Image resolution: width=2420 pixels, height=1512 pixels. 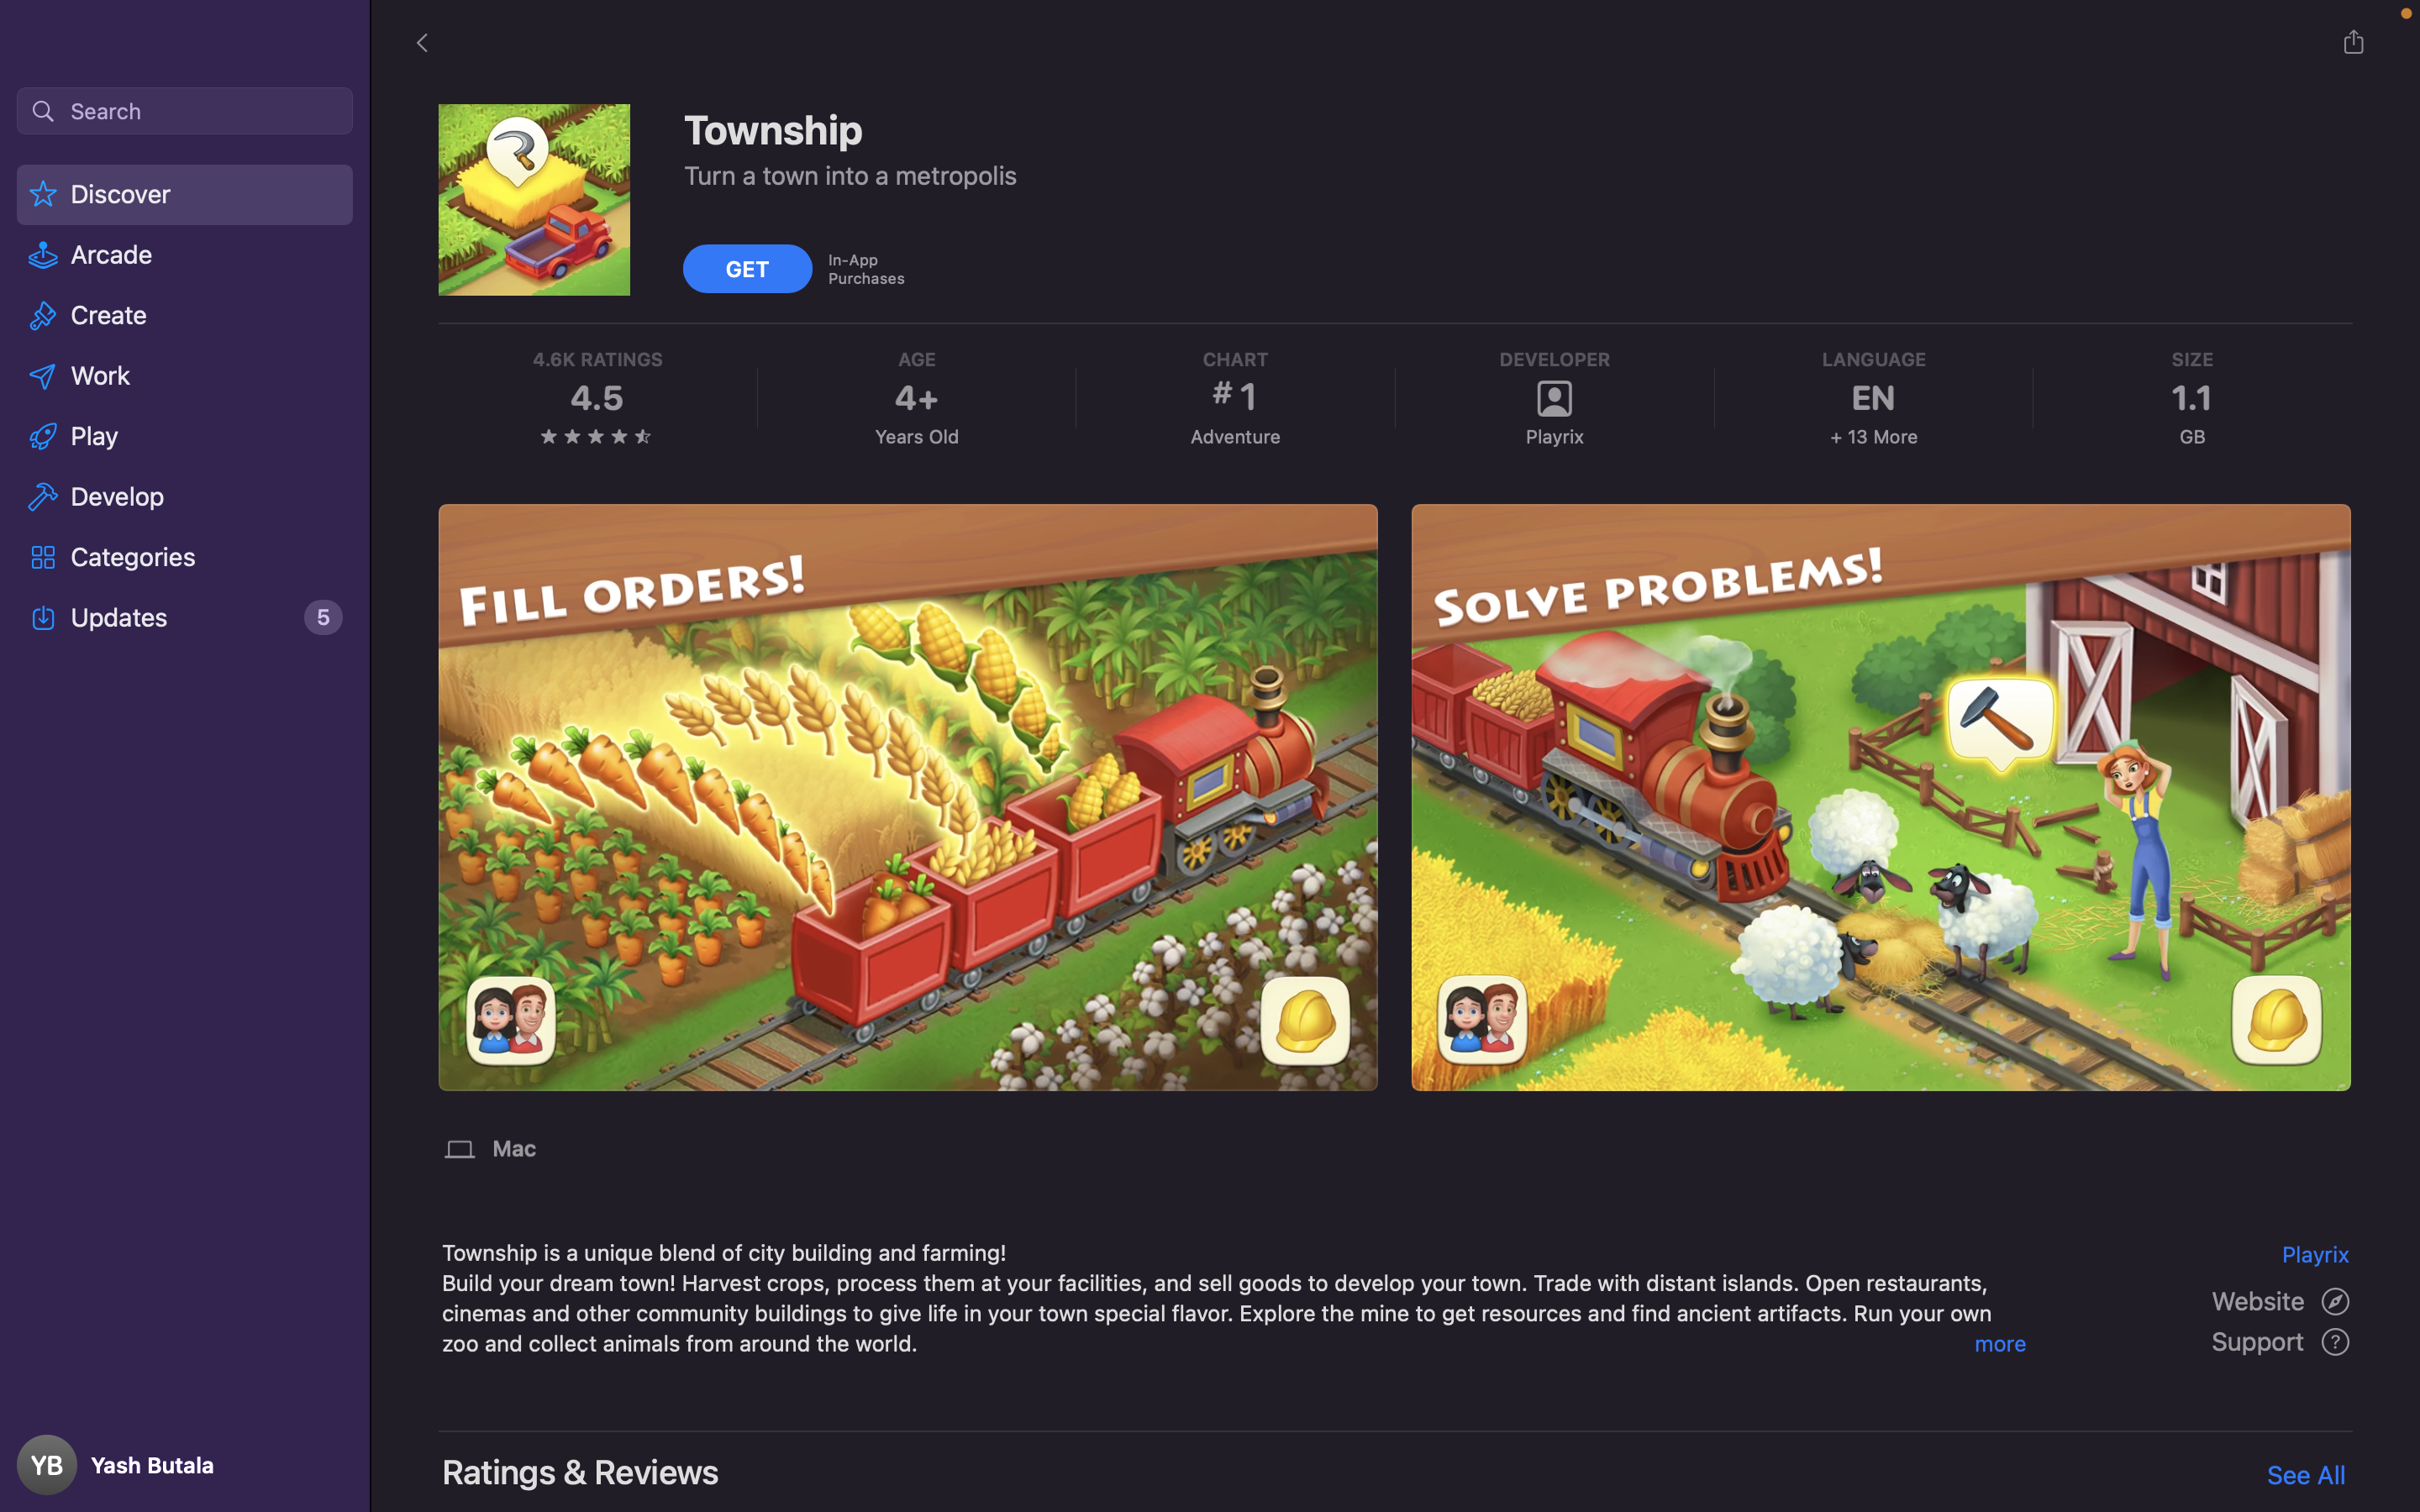 What do you see at coordinates (749, 266) in the screenshot?
I see `the "get" button and subsequently pick "In-App Purchases" for viewing the available in-app purchases` at bounding box center [749, 266].